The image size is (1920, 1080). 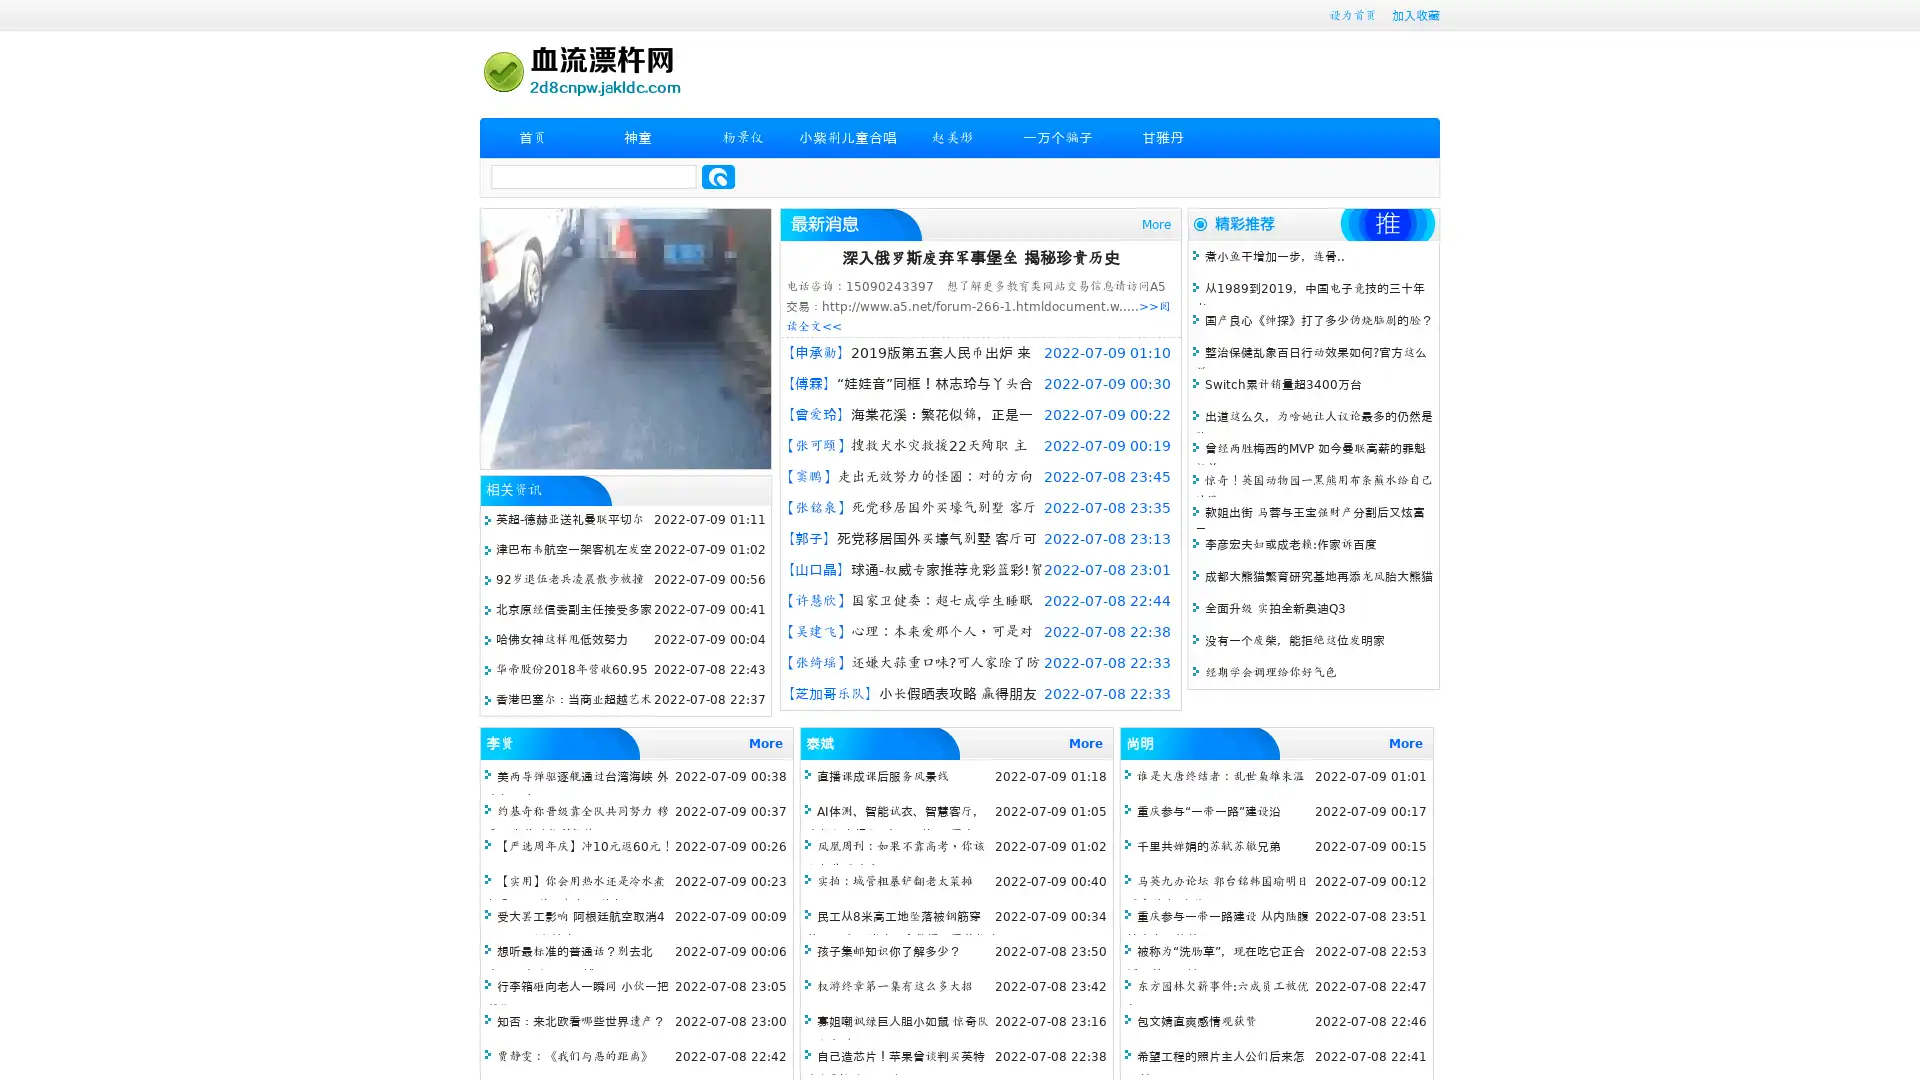 I want to click on Search, so click(x=718, y=176).